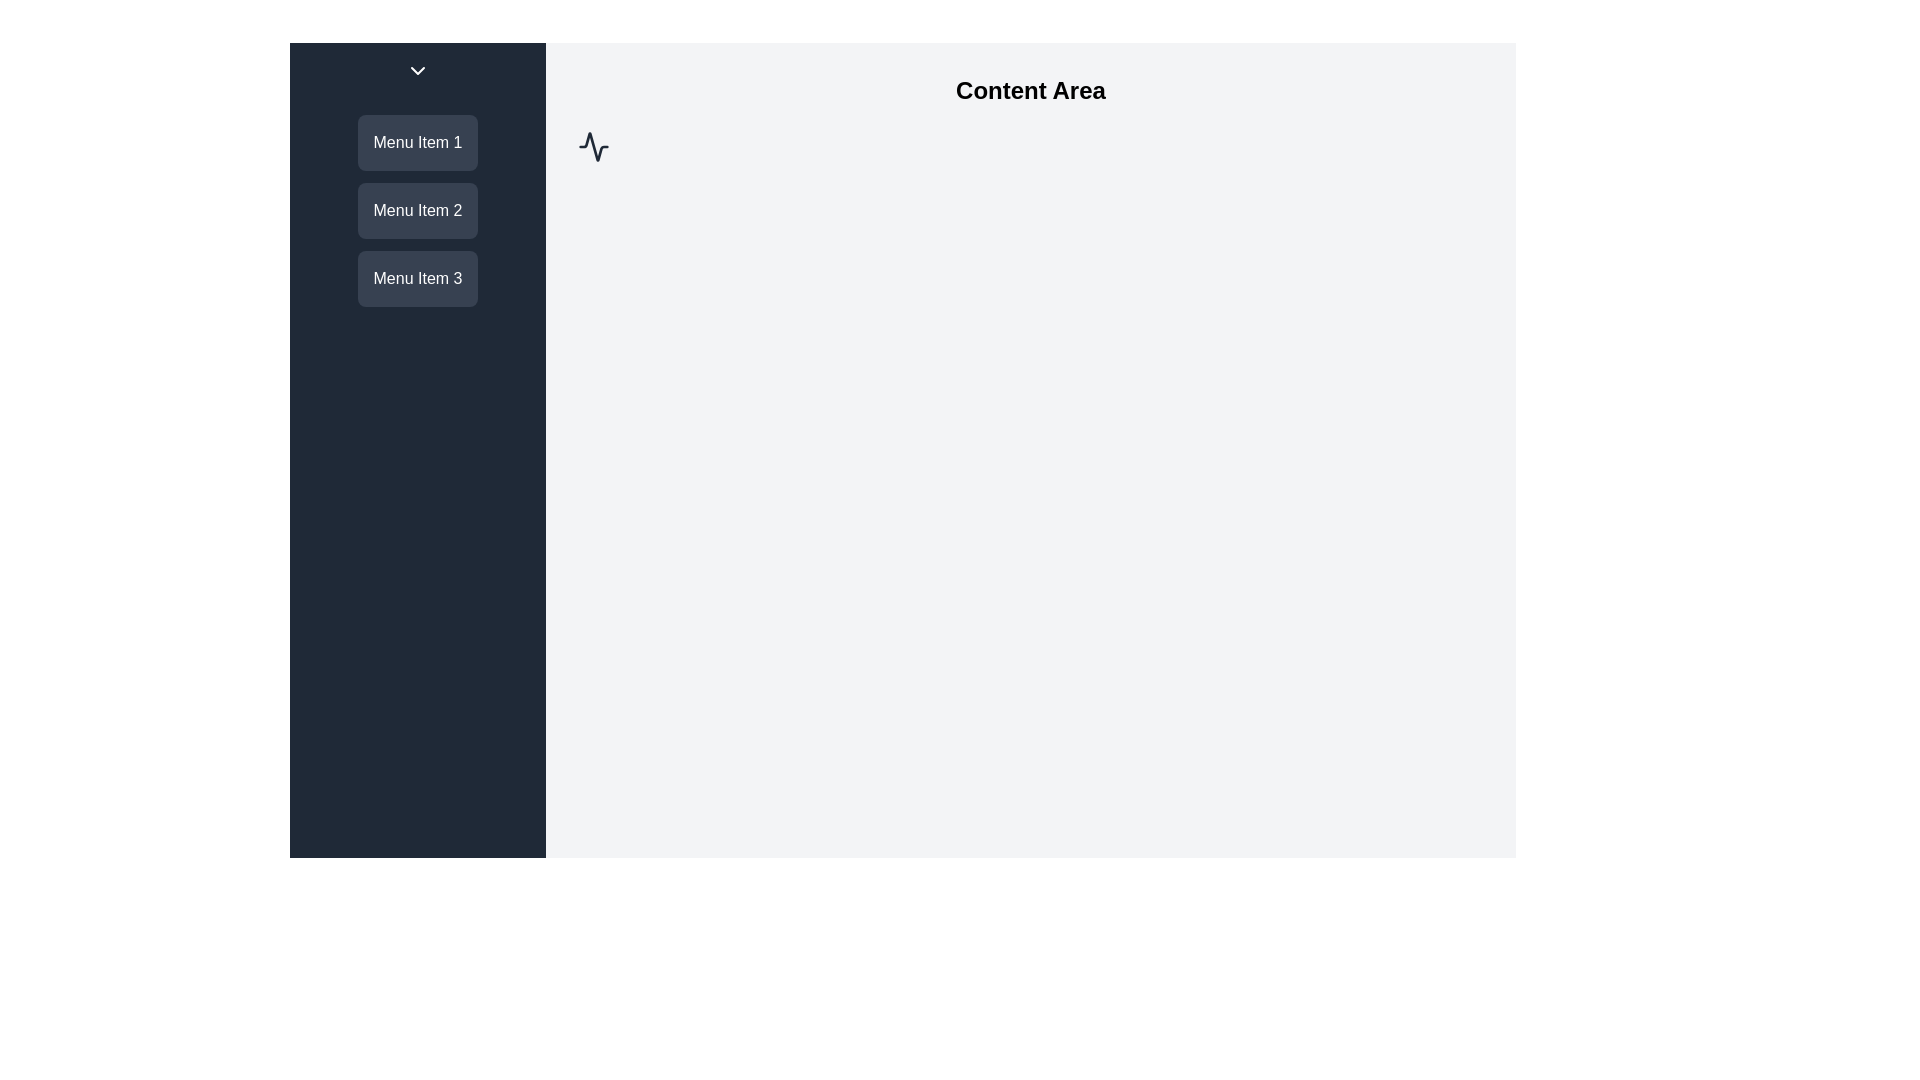  I want to click on the waveform icon, which is a minimalist SVG vector graphic with dark strokes on a light background, located towards the upper-left corner of the content area, so click(593, 145).